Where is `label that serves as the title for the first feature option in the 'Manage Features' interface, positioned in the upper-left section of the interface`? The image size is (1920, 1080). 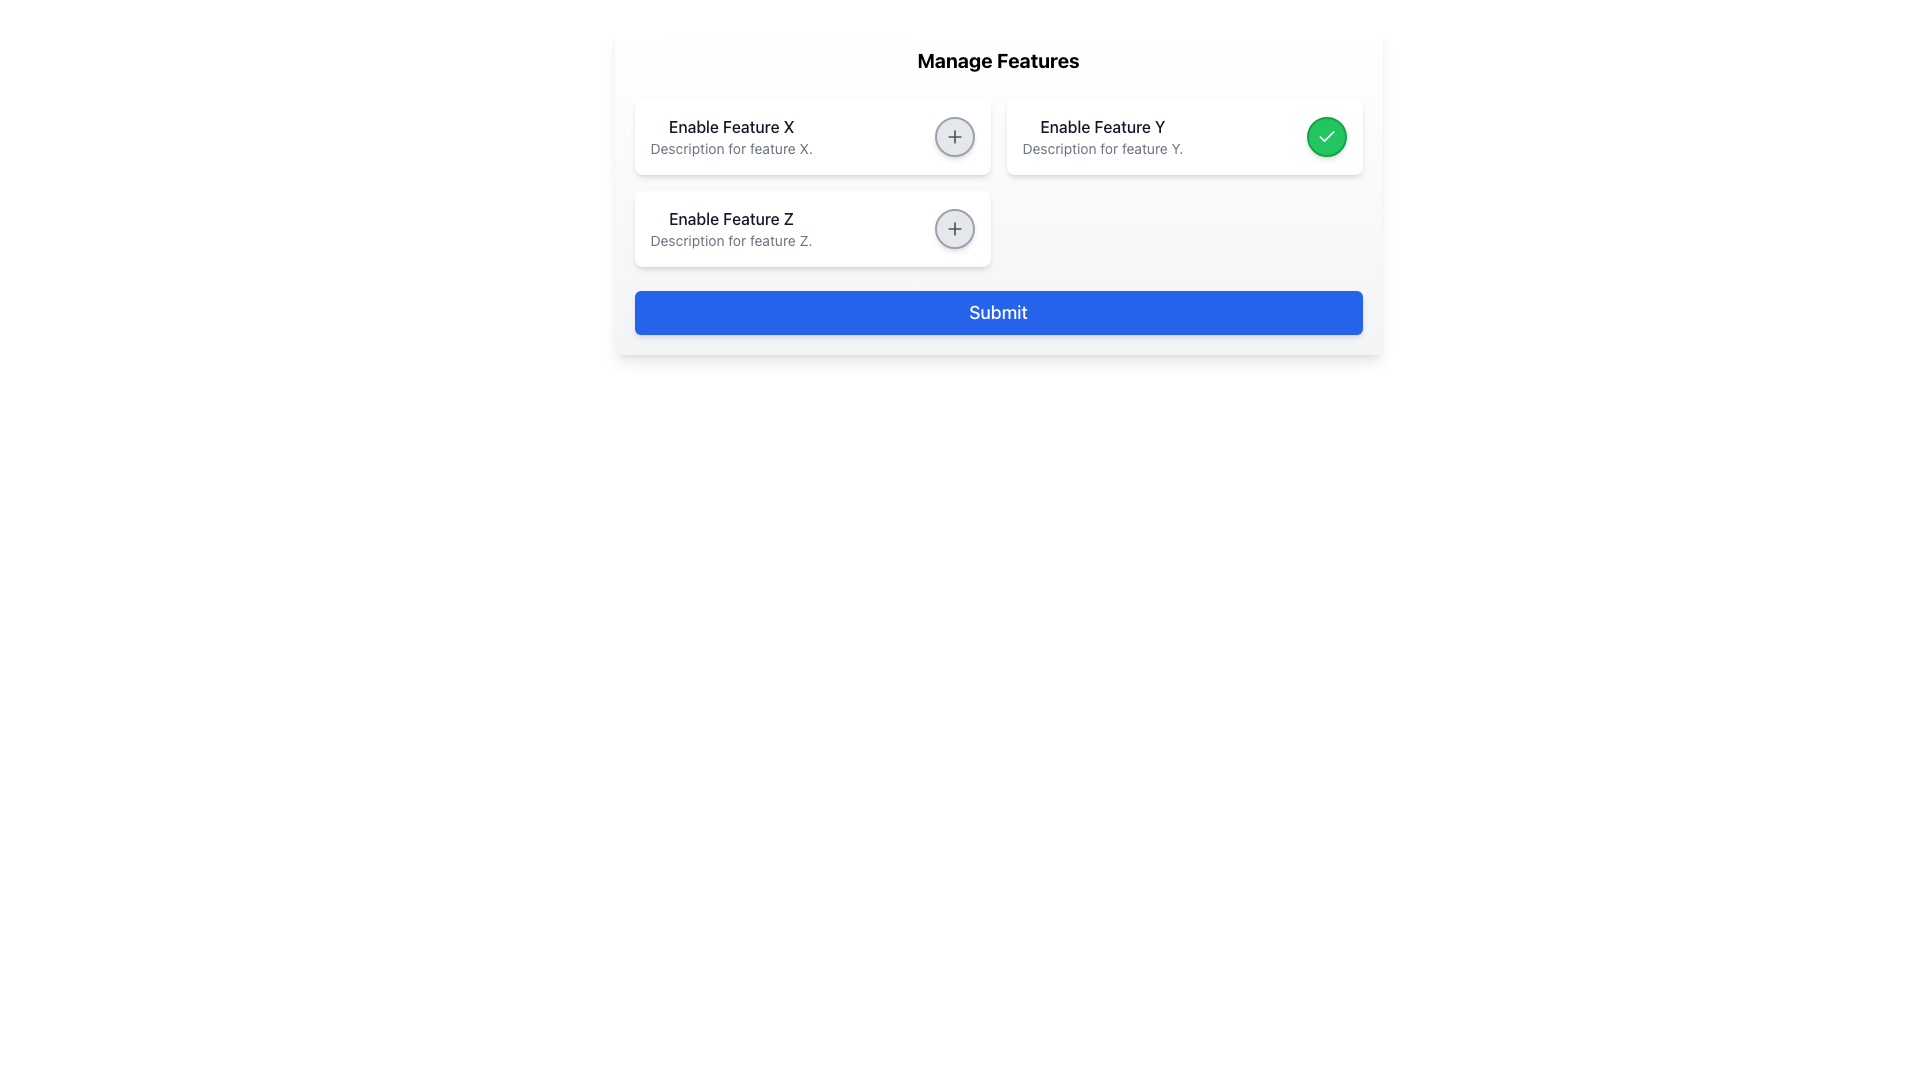 label that serves as the title for the first feature option in the 'Manage Features' interface, positioned in the upper-left section of the interface is located at coordinates (730, 127).